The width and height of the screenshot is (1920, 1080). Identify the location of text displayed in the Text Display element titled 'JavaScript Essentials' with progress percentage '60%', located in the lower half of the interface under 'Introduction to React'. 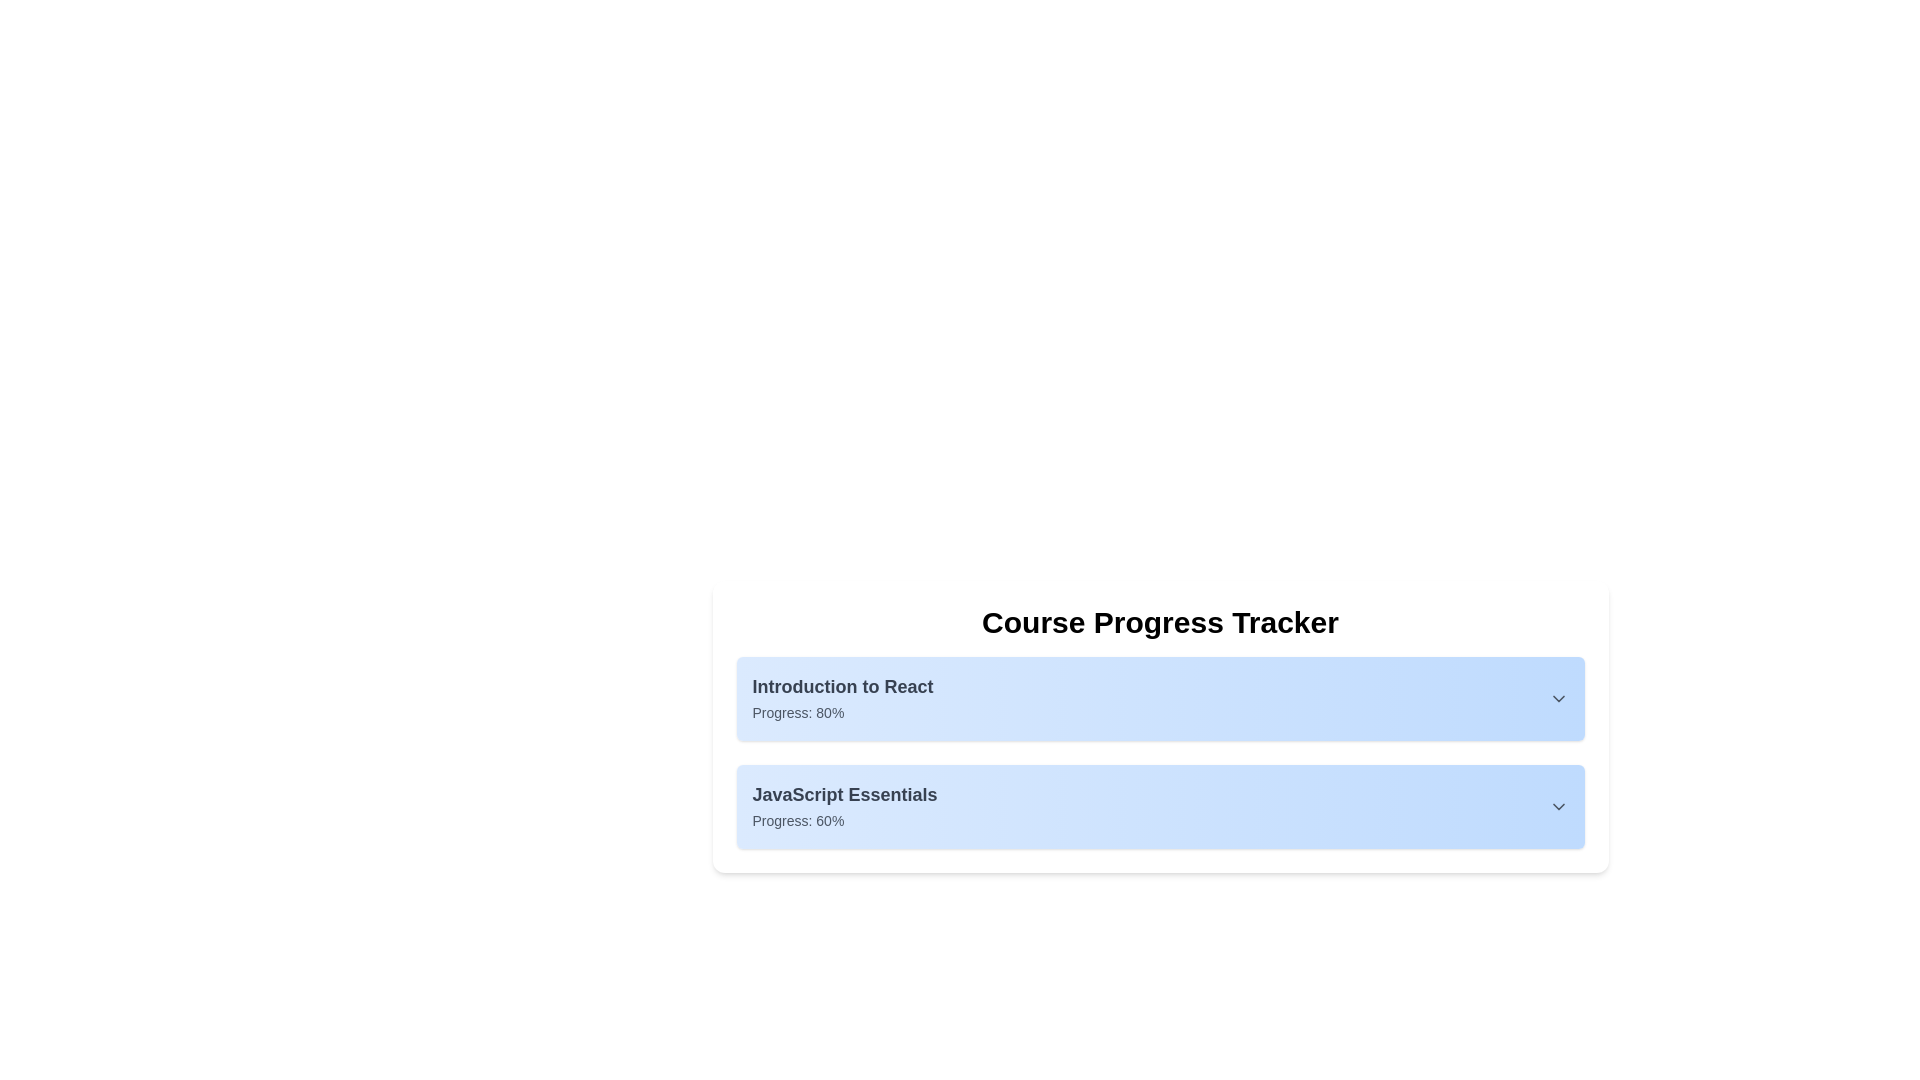
(844, 805).